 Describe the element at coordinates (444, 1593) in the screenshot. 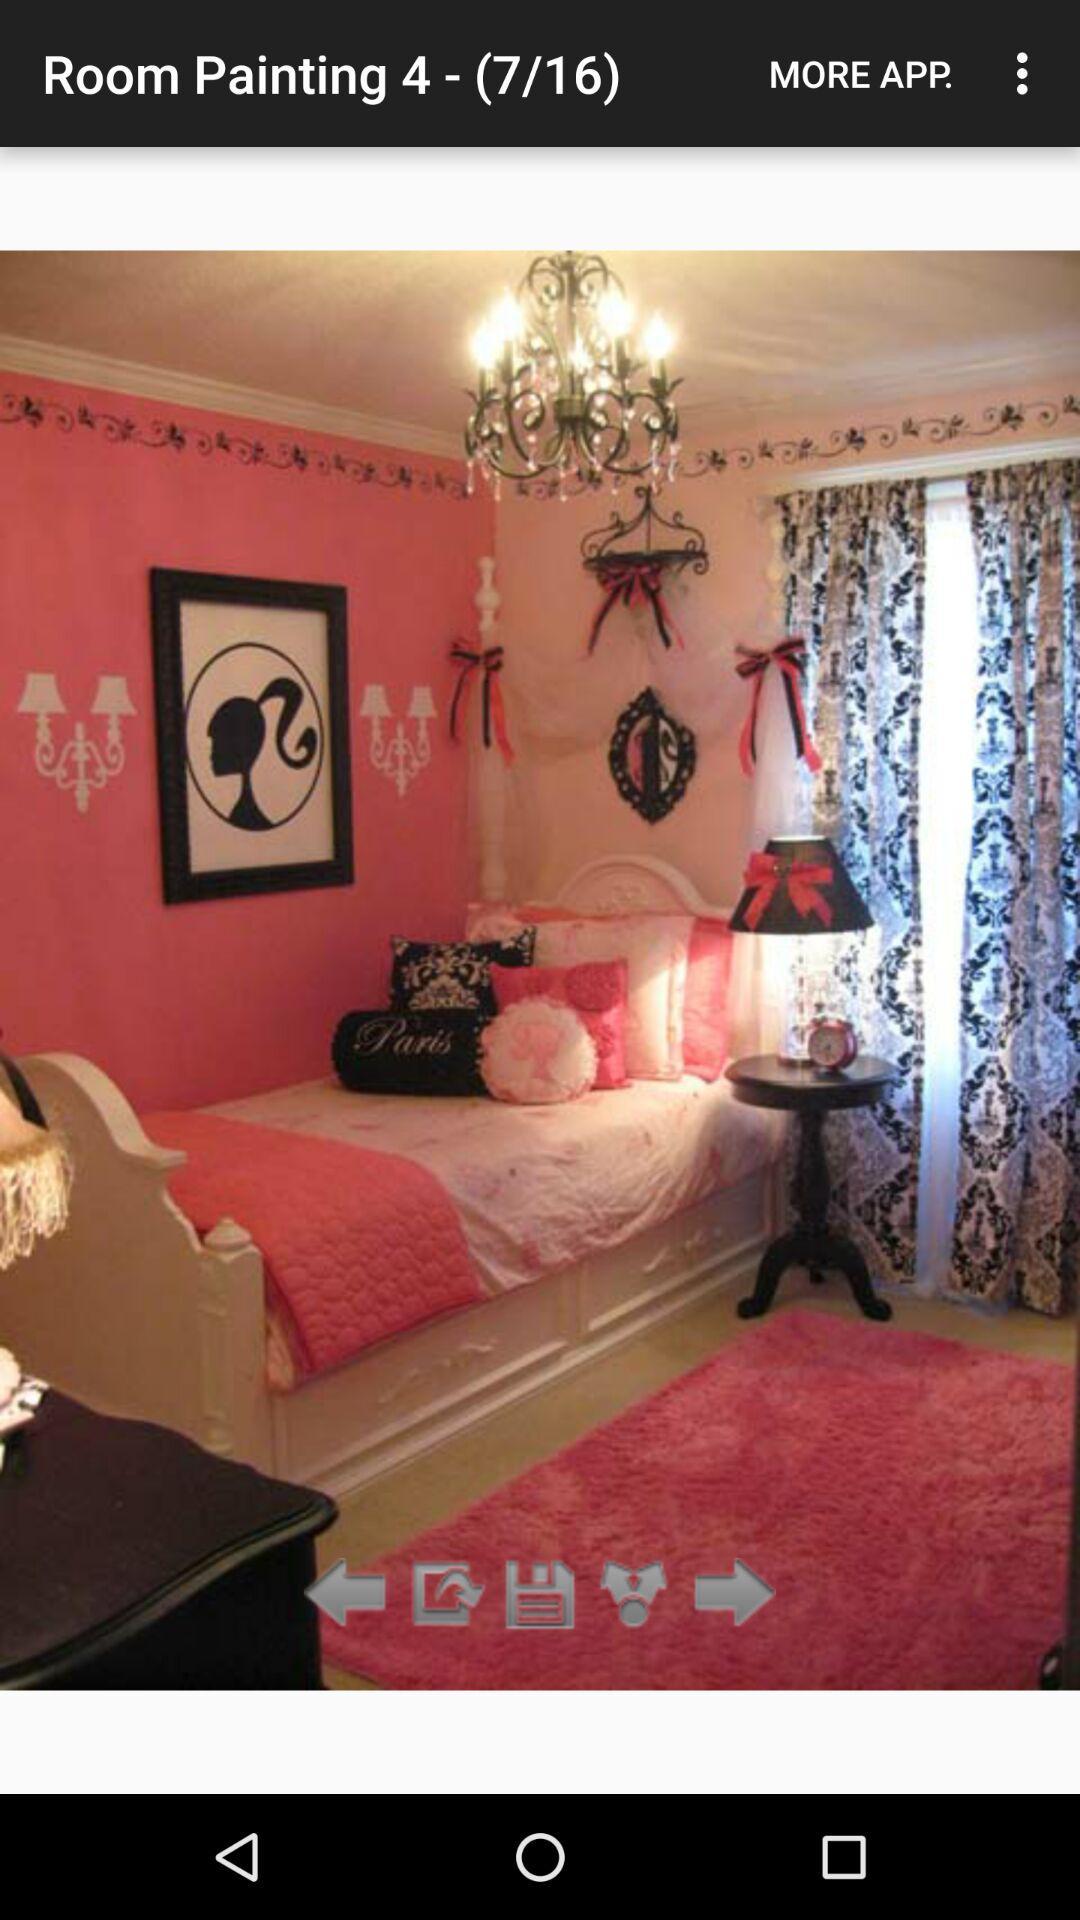

I see `app below the room painting 4` at that location.